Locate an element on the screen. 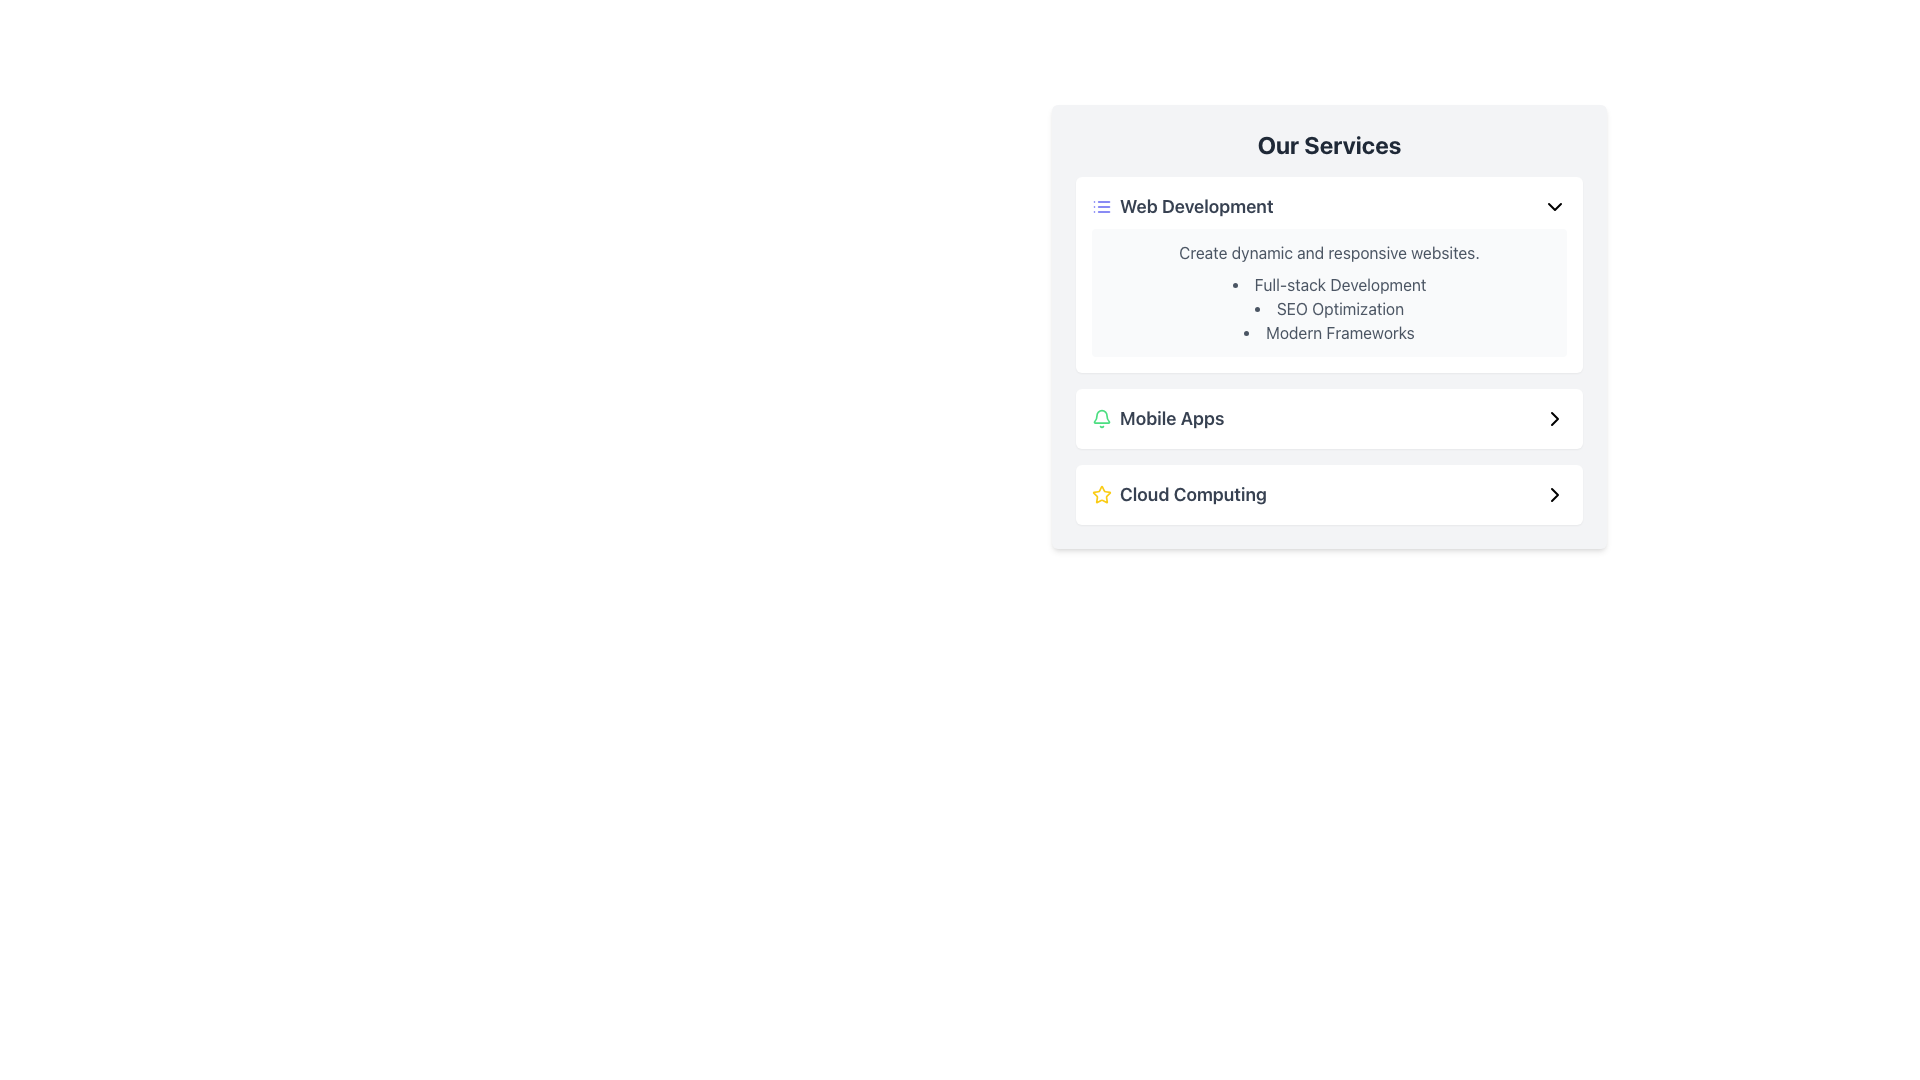 The image size is (1920, 1080). the 'Mobile Apps' label with a green outlined bell icon located in the second row under 'Our Services' for further interaction is located at coordinates (1157, 418).